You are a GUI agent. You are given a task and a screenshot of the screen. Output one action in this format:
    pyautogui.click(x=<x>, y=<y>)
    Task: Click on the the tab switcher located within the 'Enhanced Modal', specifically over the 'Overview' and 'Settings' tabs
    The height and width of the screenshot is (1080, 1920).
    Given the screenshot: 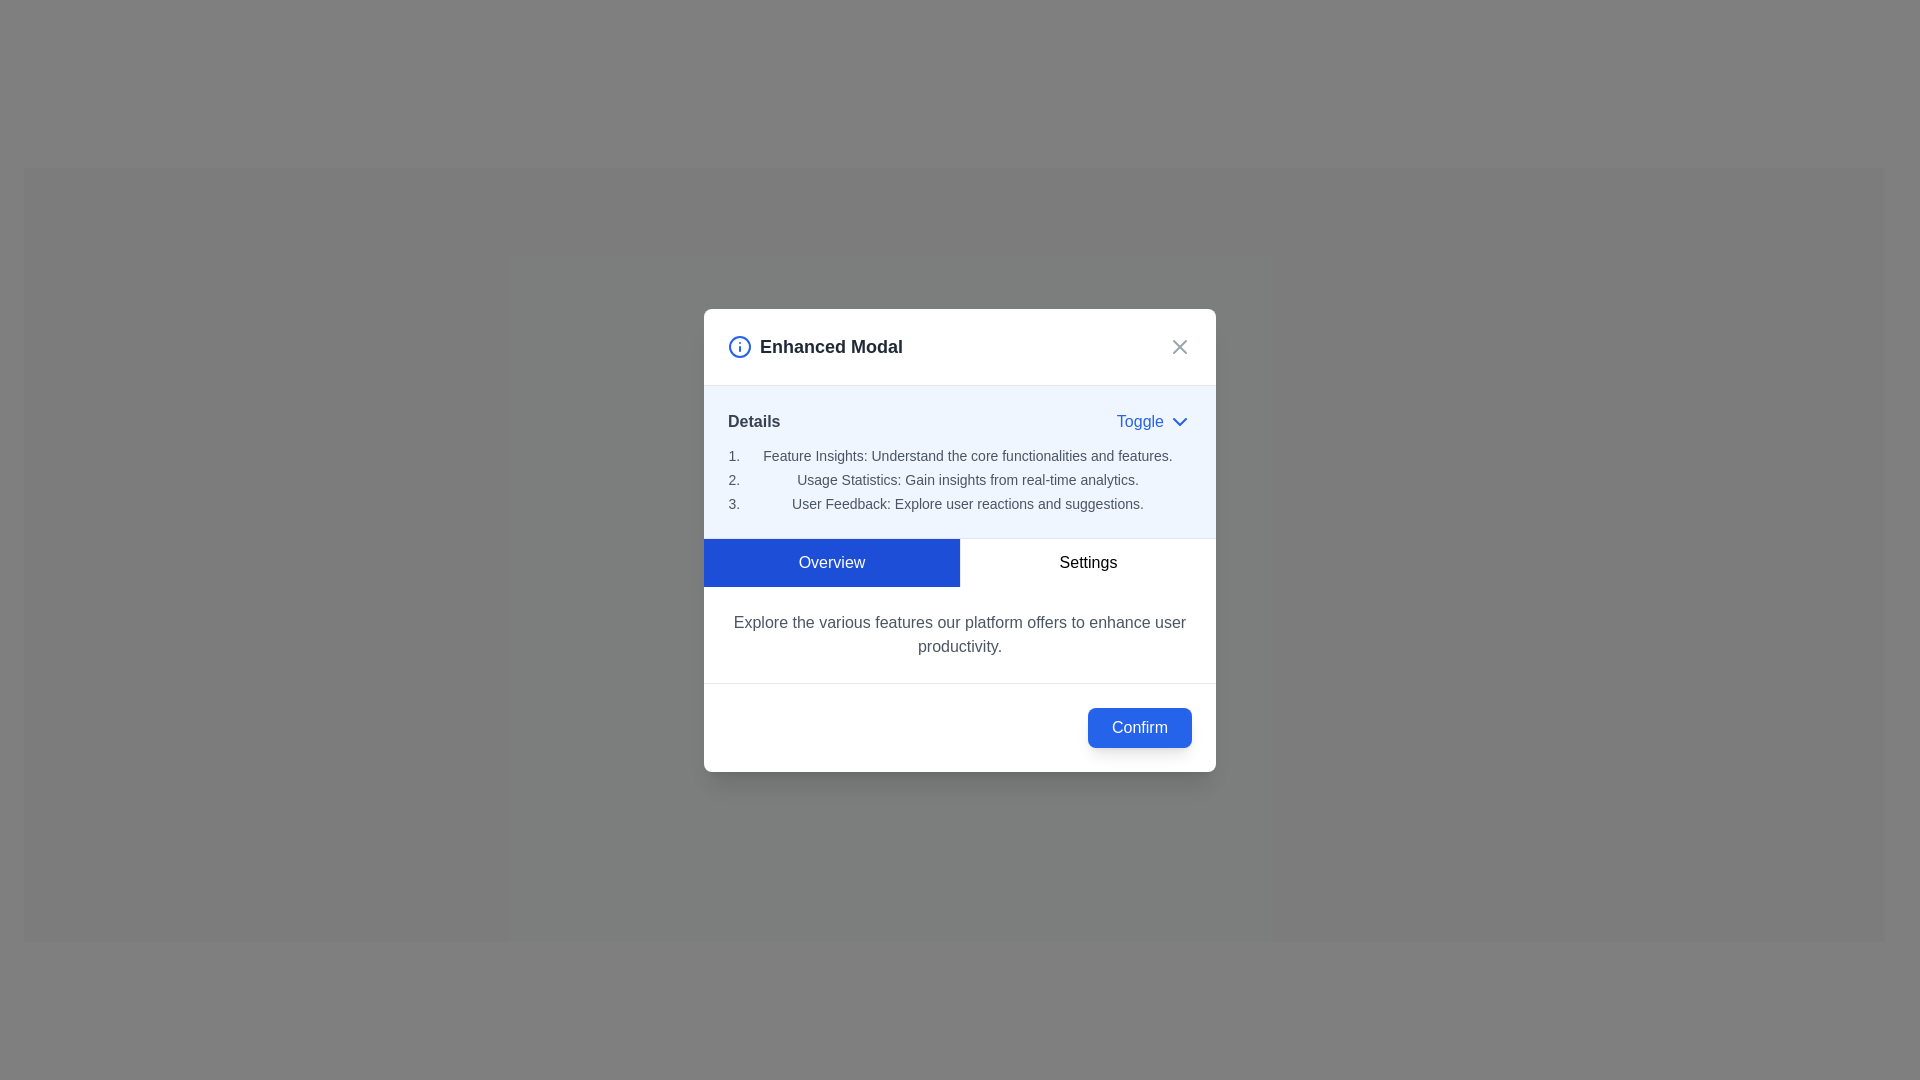 What is the action you would take?
    pyautogui.click(x=960, y=562)
    